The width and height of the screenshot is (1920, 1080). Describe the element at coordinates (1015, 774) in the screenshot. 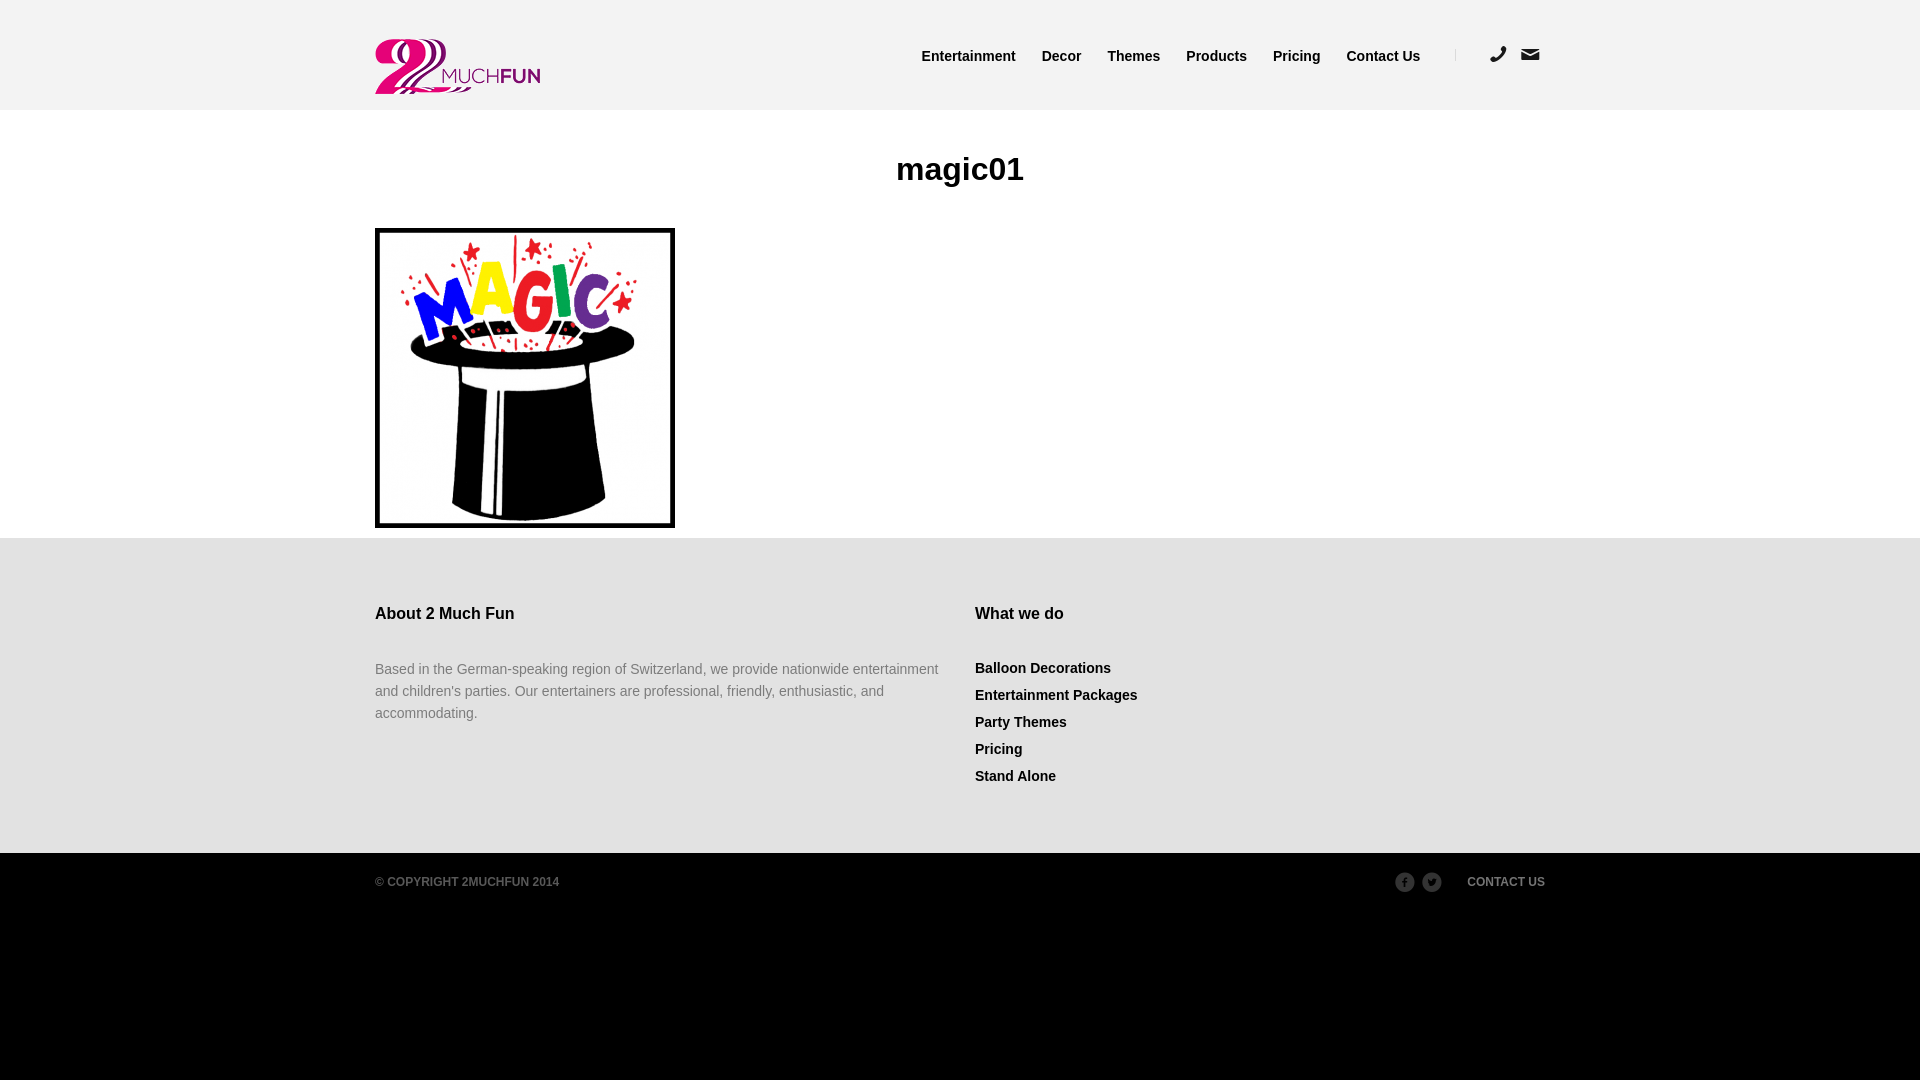

I see `'Stand Alone'` at that location.